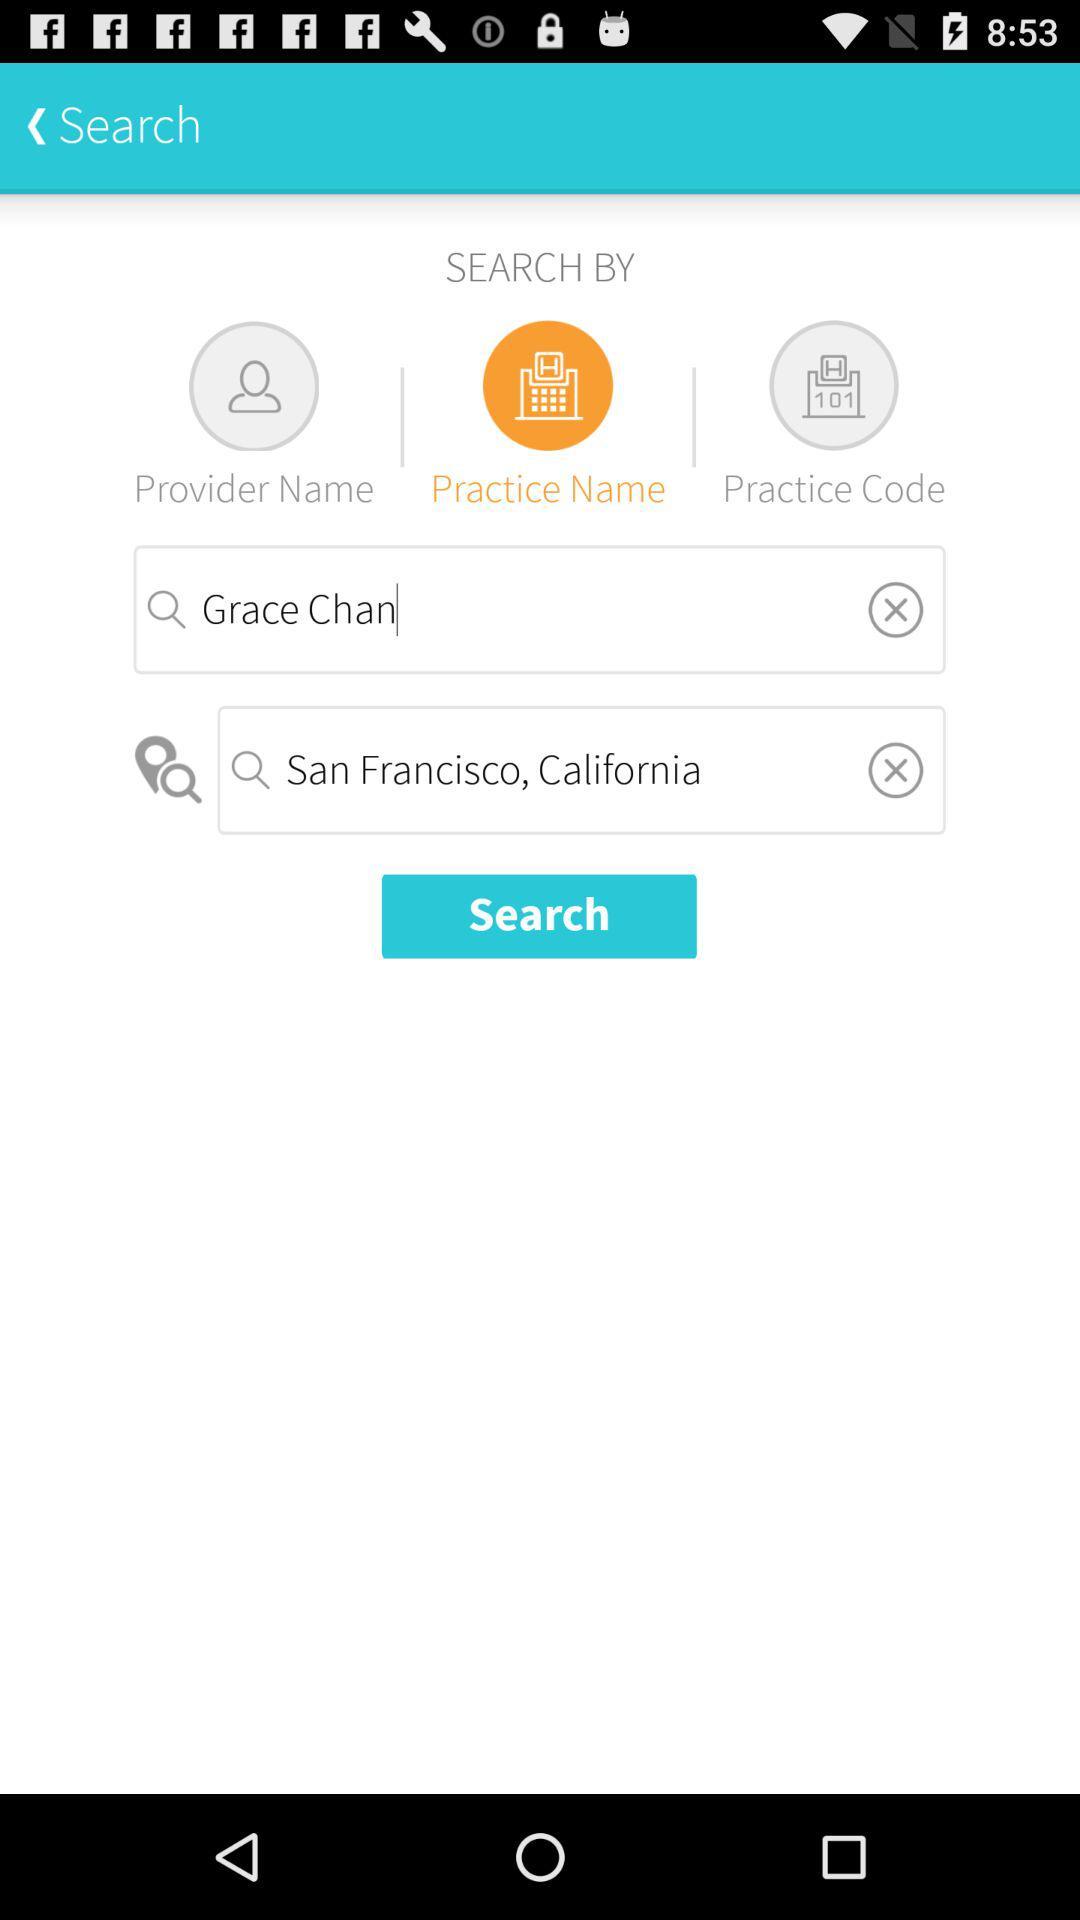 The height and width of the screenshot is (1920, 1080). I want to click on practice name icon, so click(548, 416).